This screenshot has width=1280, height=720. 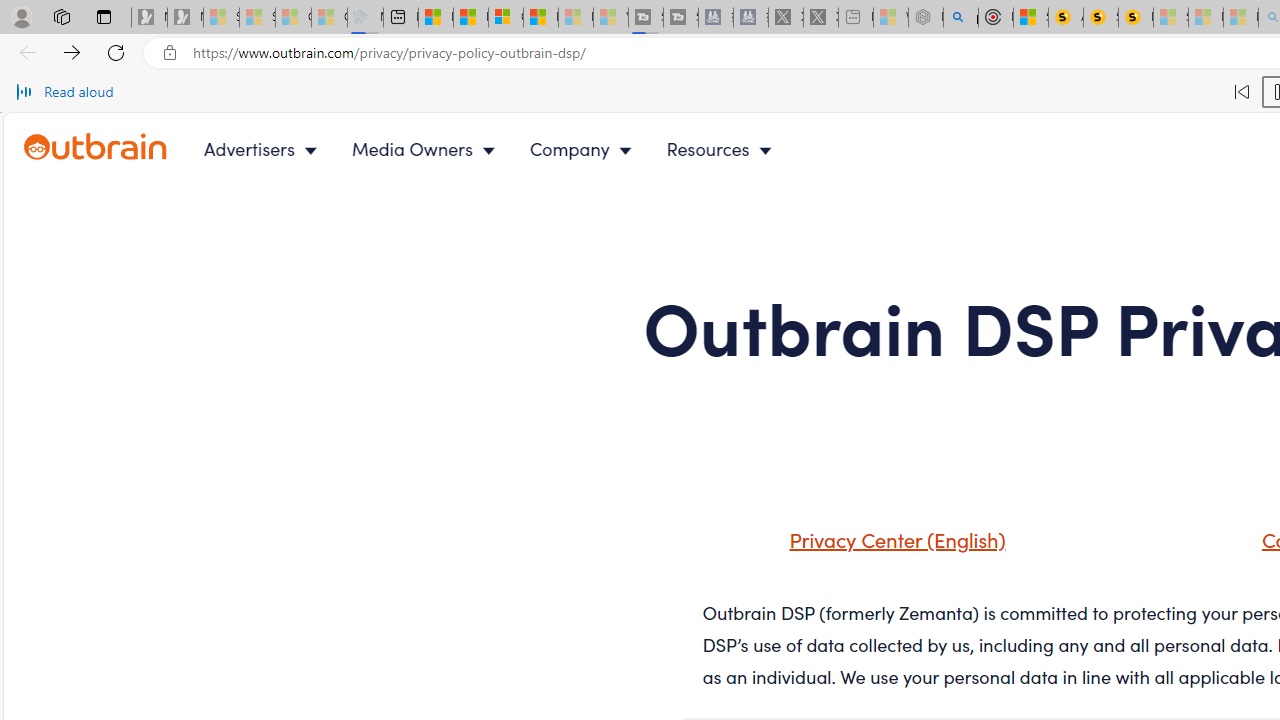 What do you see at coordinates (60, 124) in the screenshot?
I see `'Skip navigation to go to main content'` at bounding box center [60, 124].